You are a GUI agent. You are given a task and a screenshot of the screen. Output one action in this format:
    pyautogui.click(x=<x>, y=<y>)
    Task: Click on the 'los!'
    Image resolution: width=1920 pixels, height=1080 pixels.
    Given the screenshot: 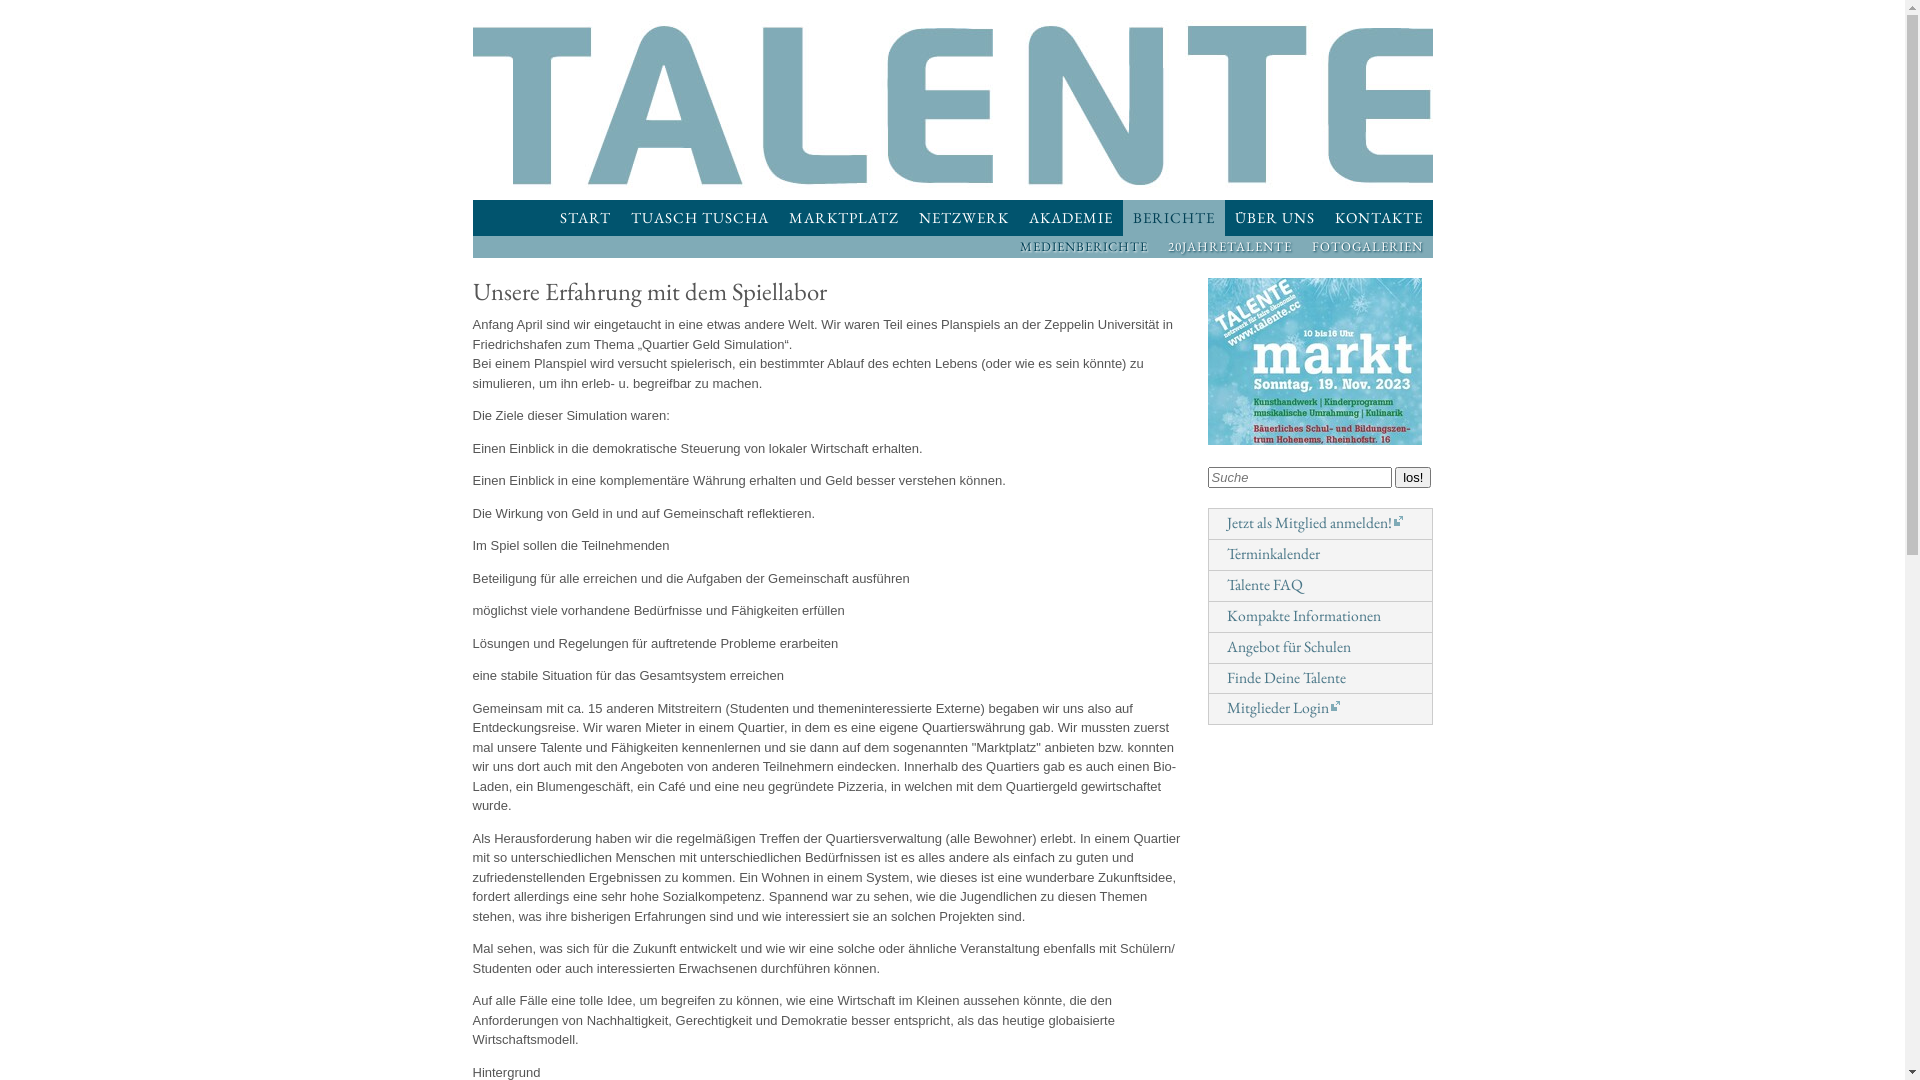 What is the action you would take?
    pyautogui.click(x=1411, y=477)
    